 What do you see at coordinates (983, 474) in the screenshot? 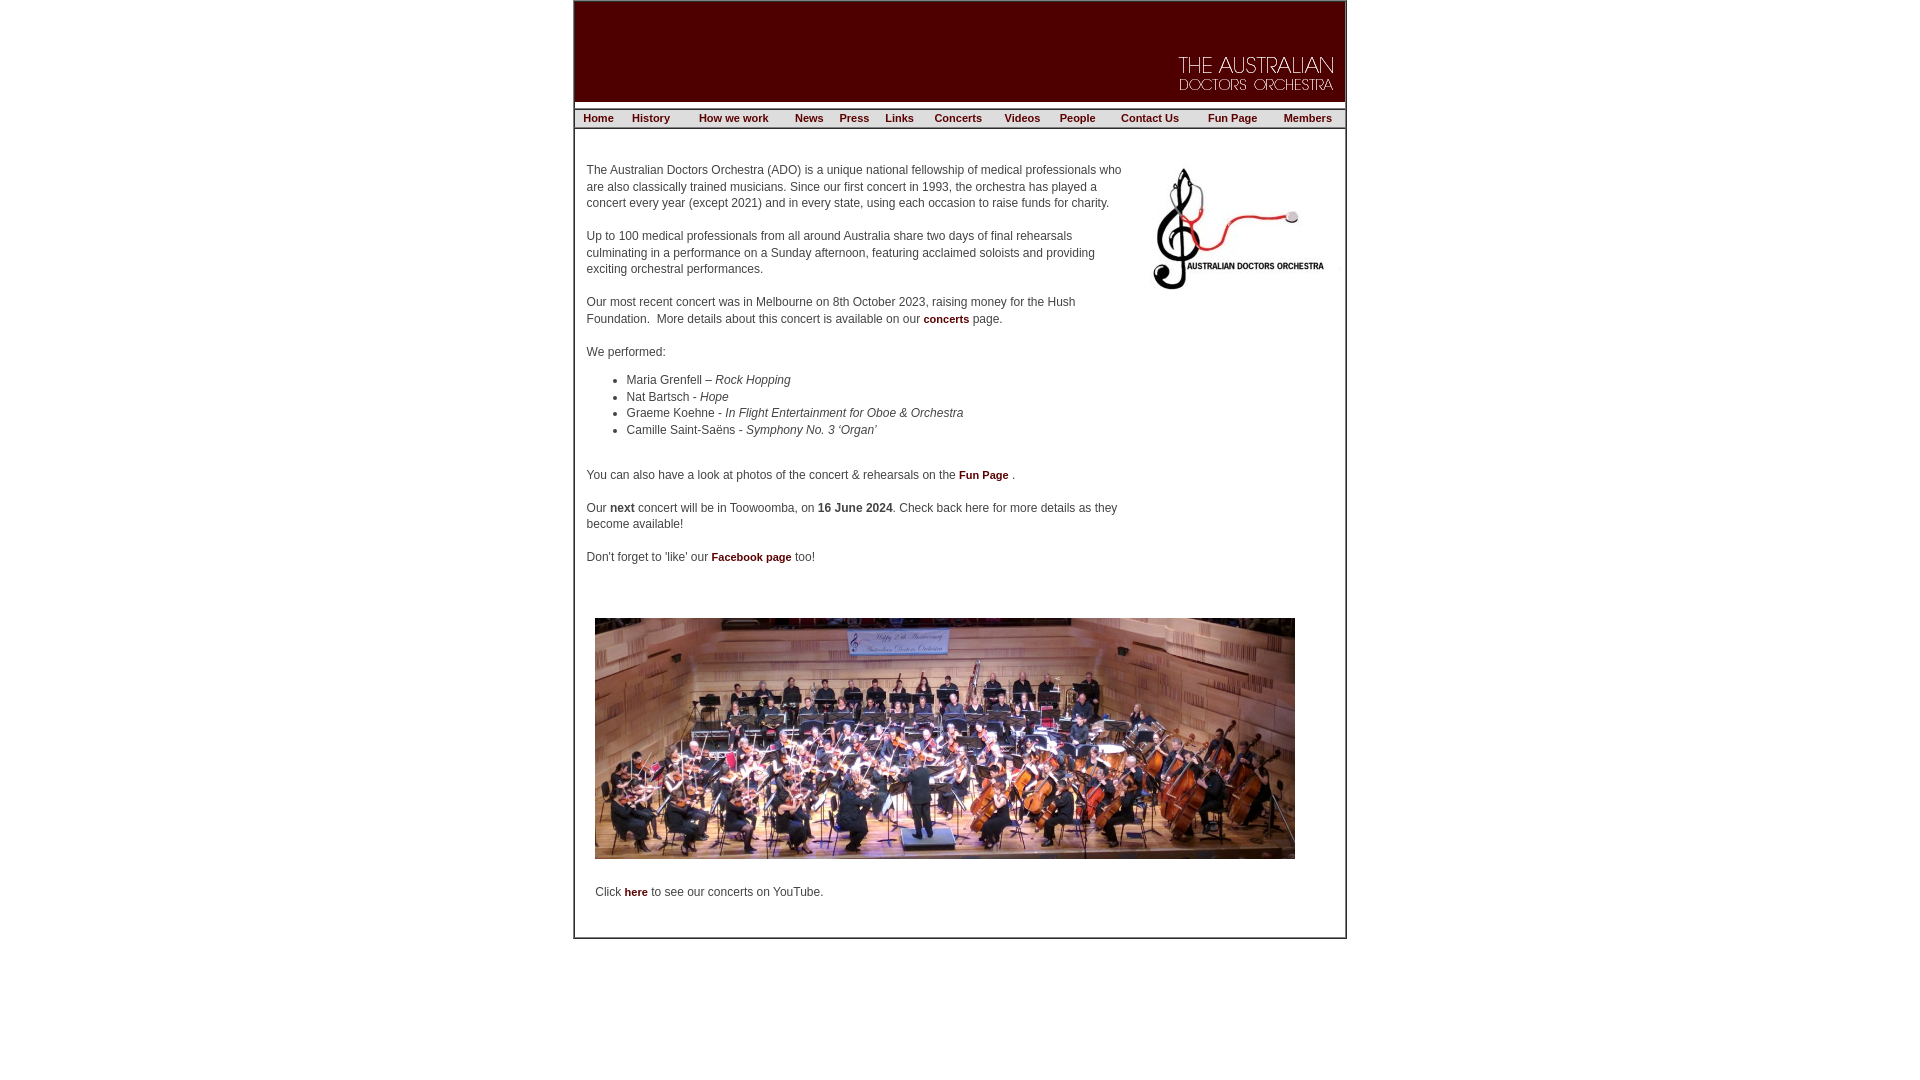
I see `'Fun Page'` at bounding box center [983, 474].